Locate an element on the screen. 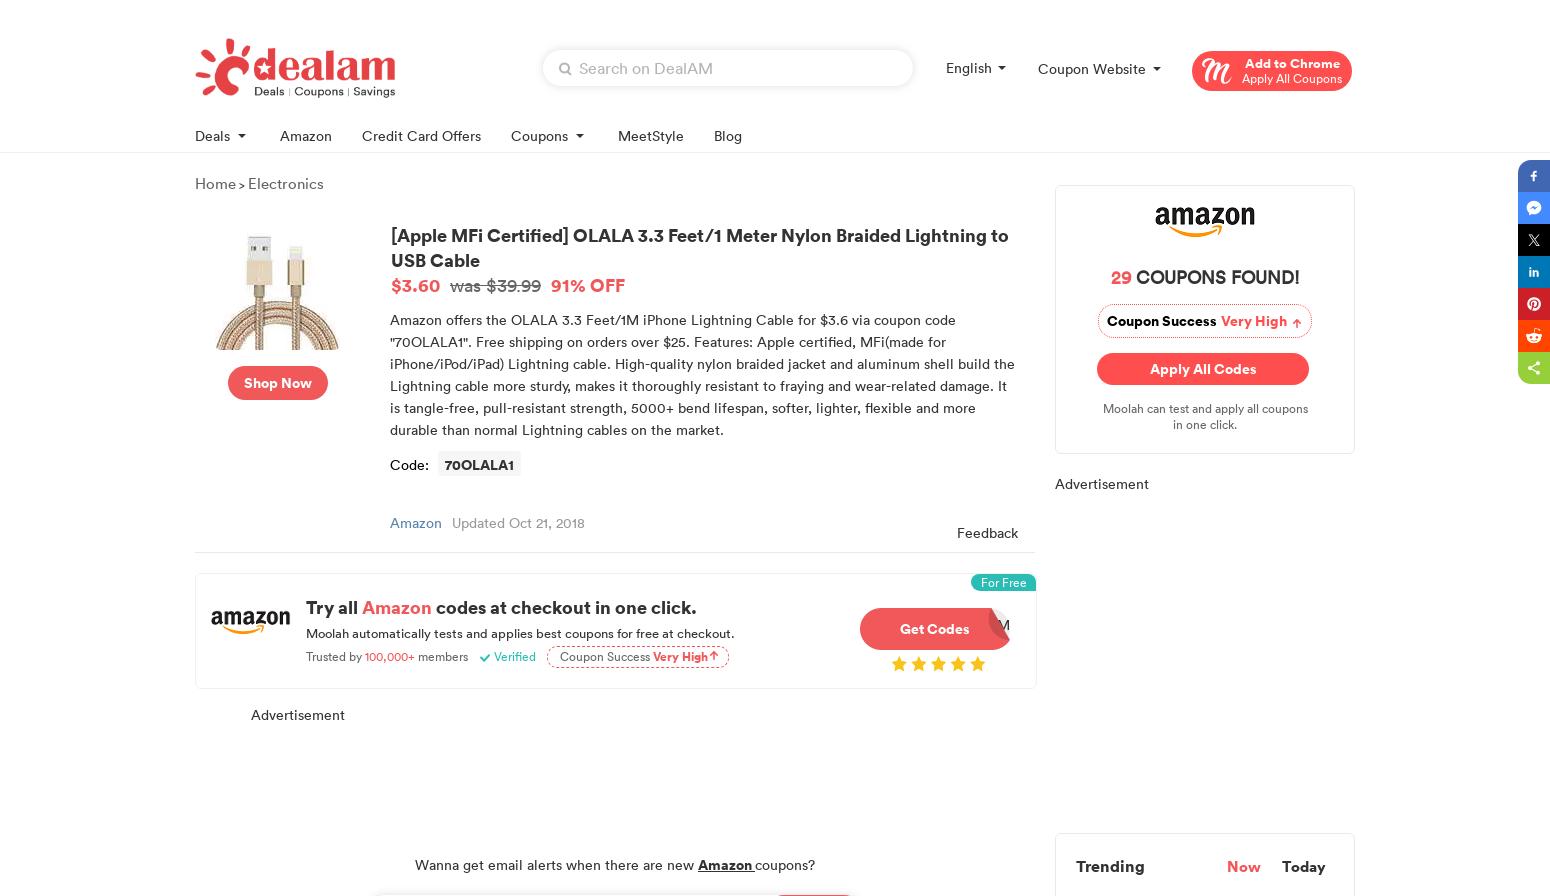  'Shop Now' is located at coordinates (276, 382).